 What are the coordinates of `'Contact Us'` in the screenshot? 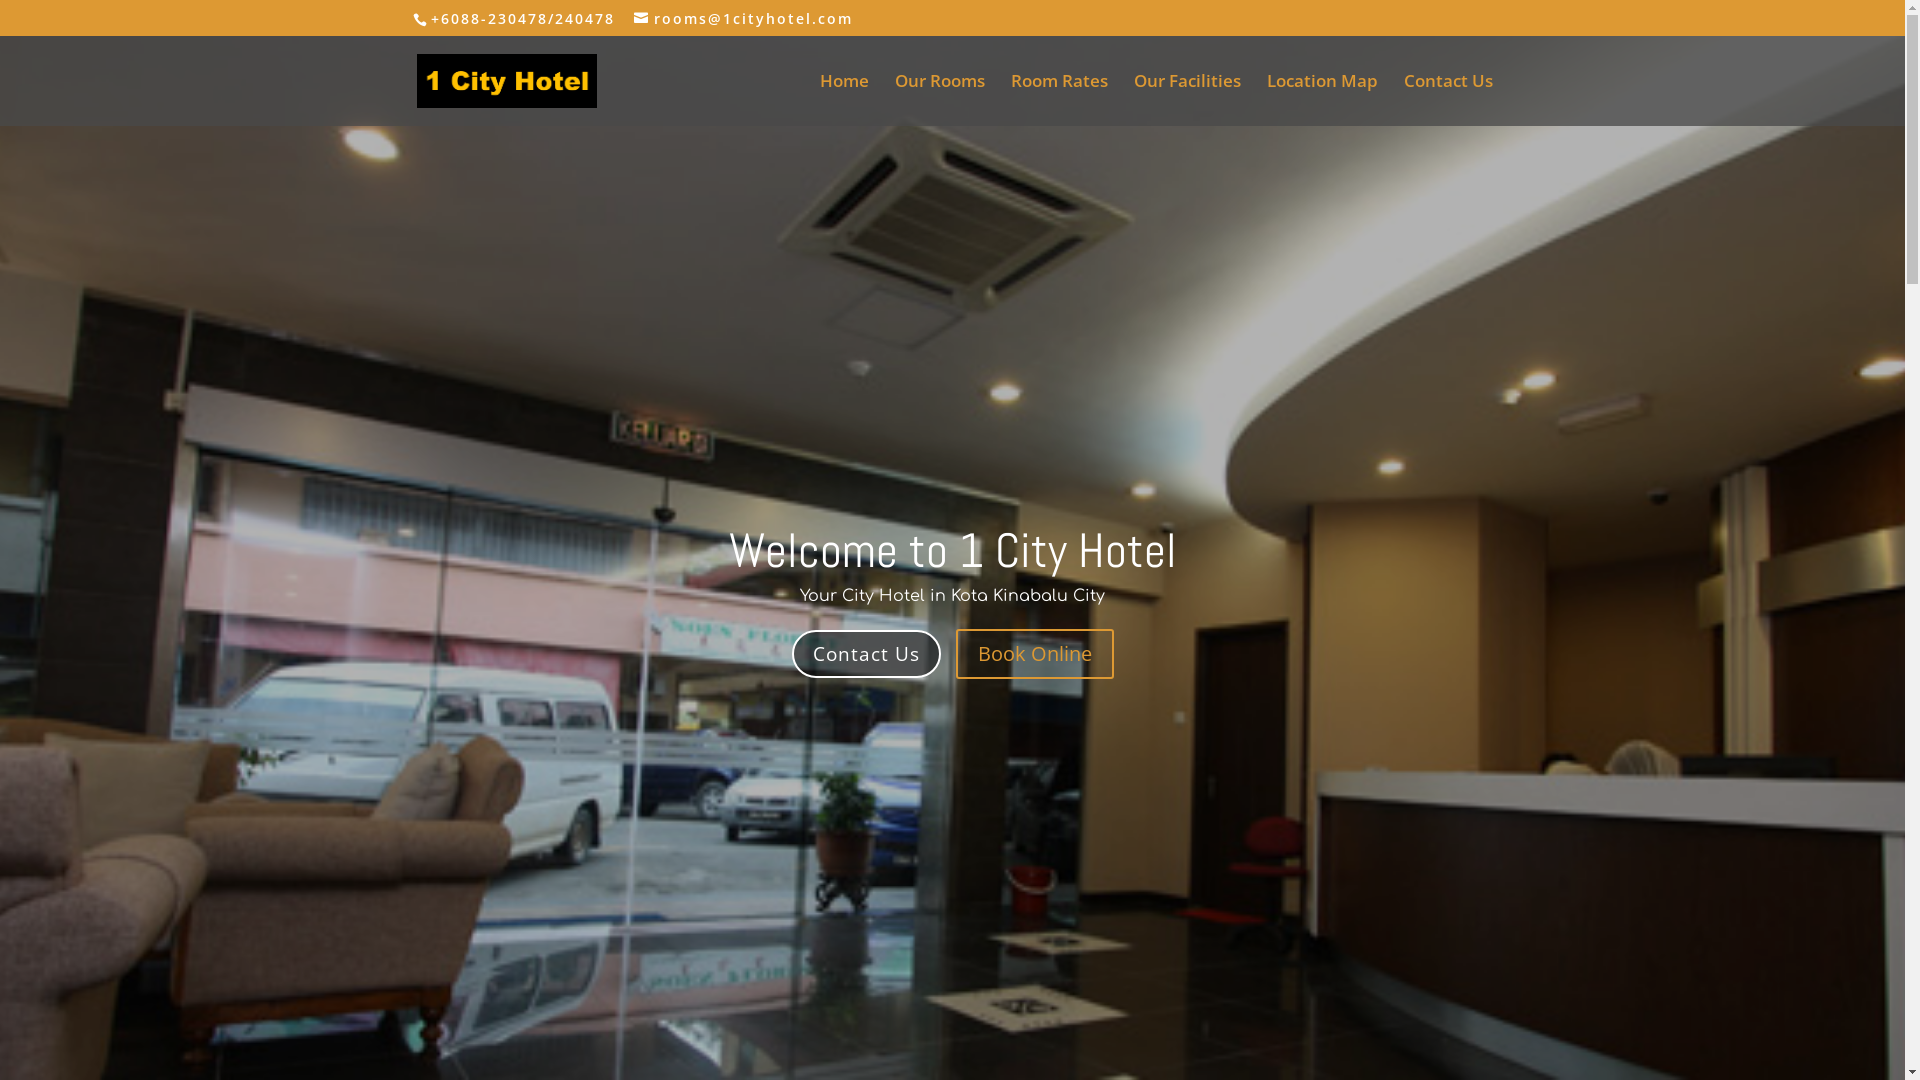 It's located at (791, 654).